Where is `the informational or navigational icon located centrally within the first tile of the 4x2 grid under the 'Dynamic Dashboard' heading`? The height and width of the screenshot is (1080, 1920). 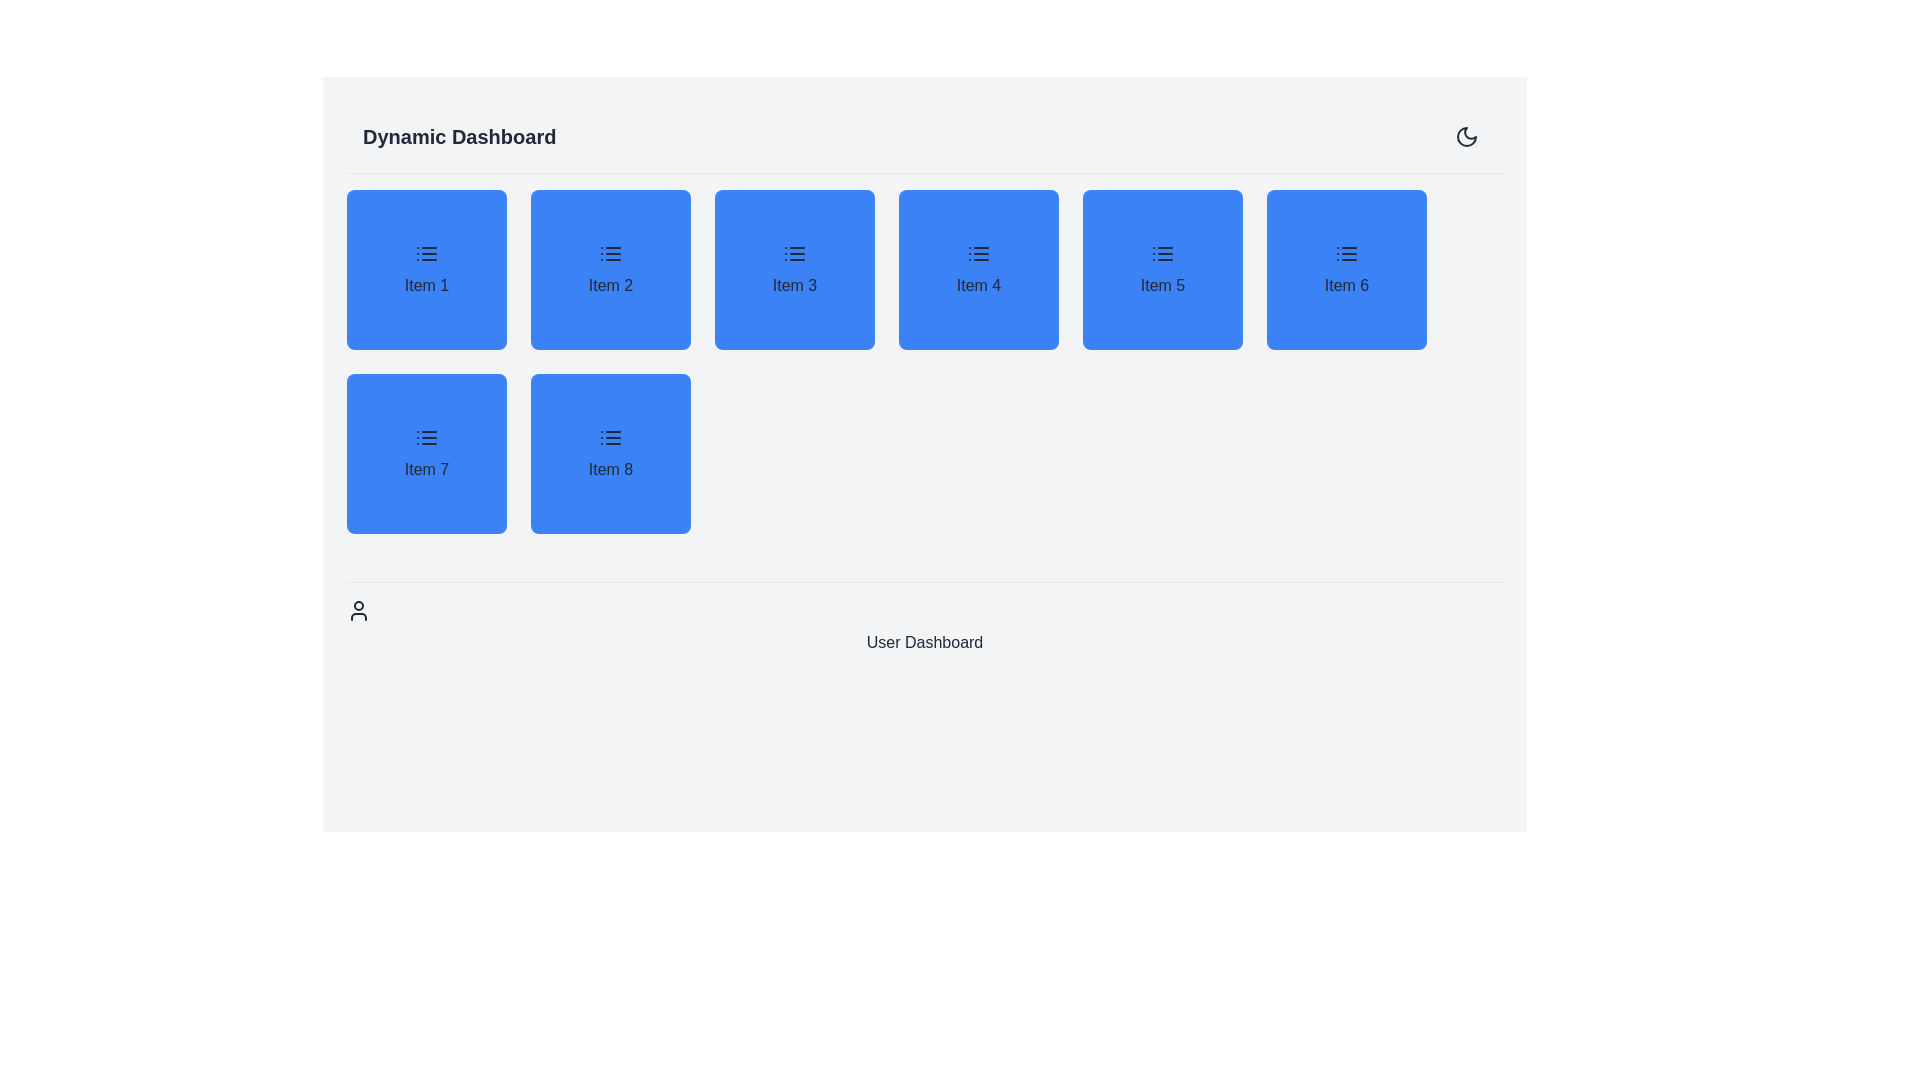
the informational or navigational icon located centrally within the first tile of the 4x2 grid under the 'Dynamic Dashboard' heading is located at coordinates (426, 253).